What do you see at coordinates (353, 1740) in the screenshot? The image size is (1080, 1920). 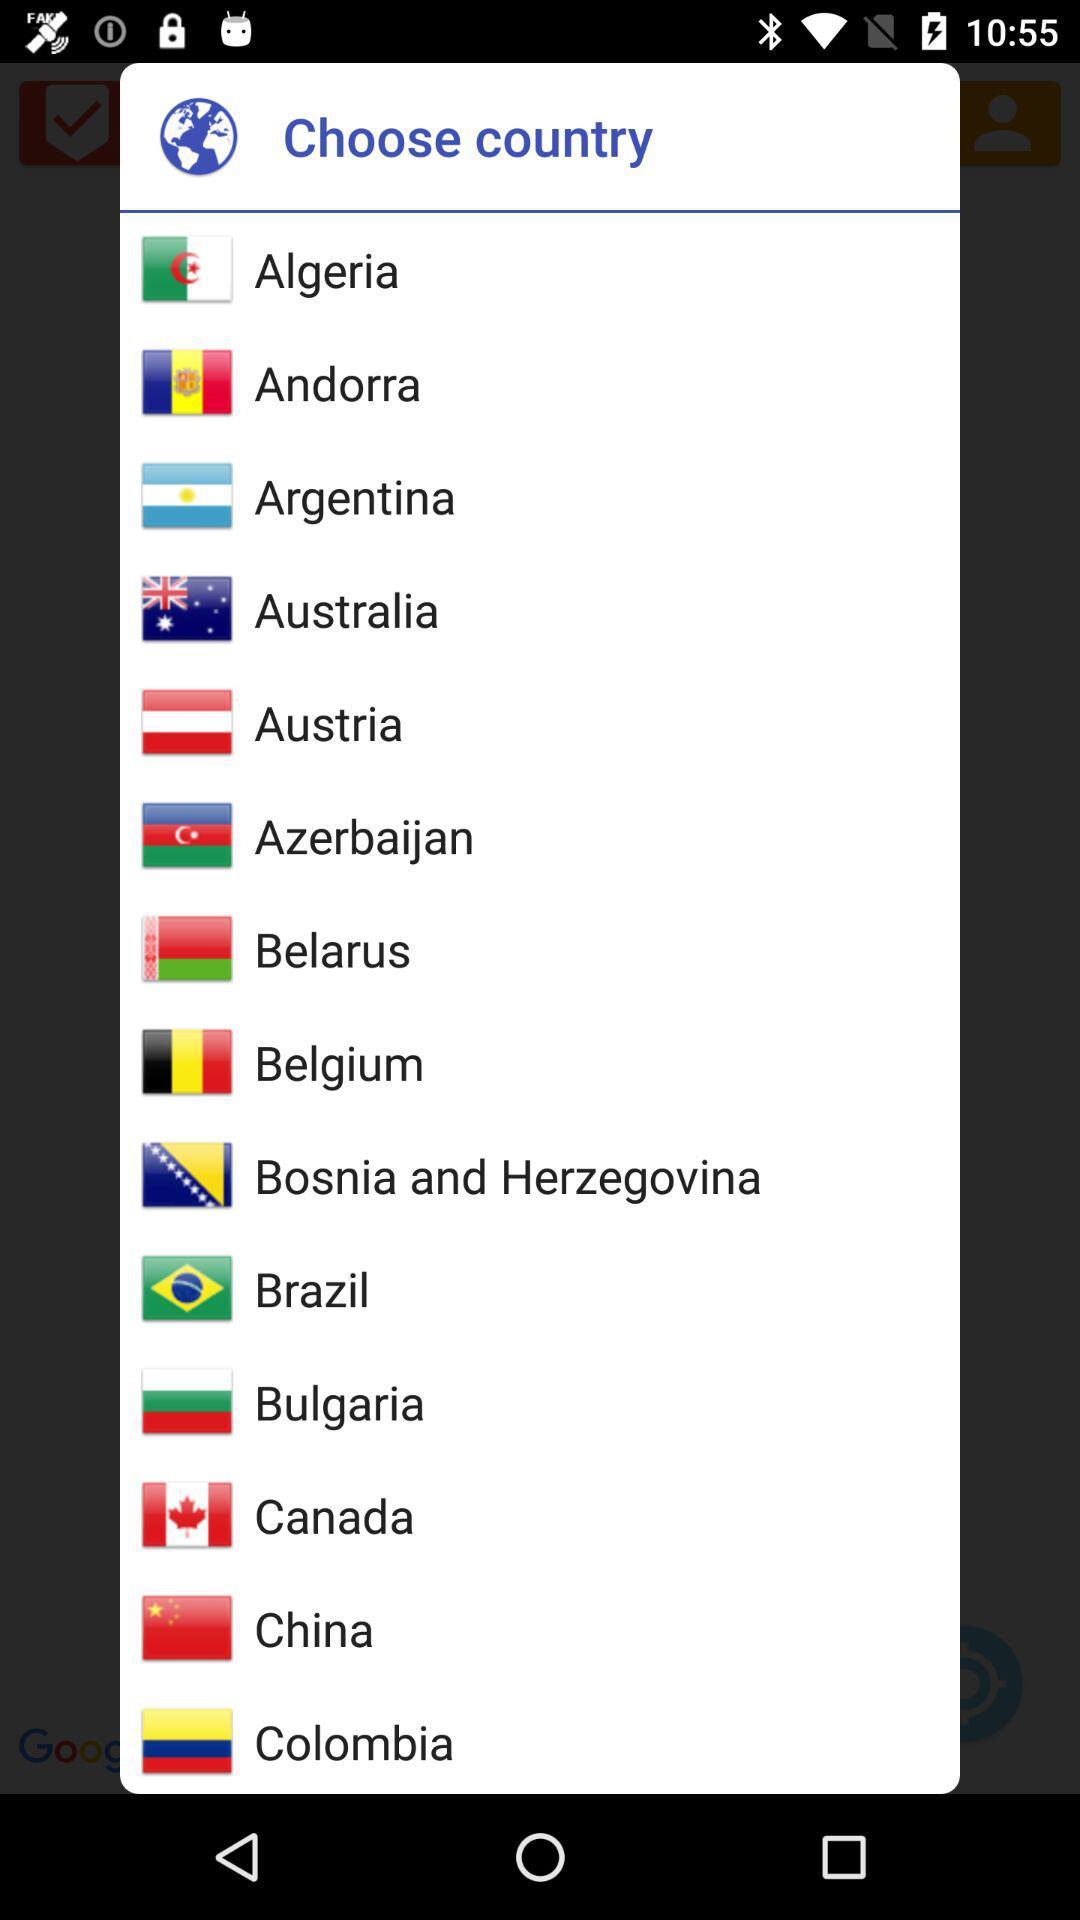 I see `icon below china` at bounding box center [353, 1740].